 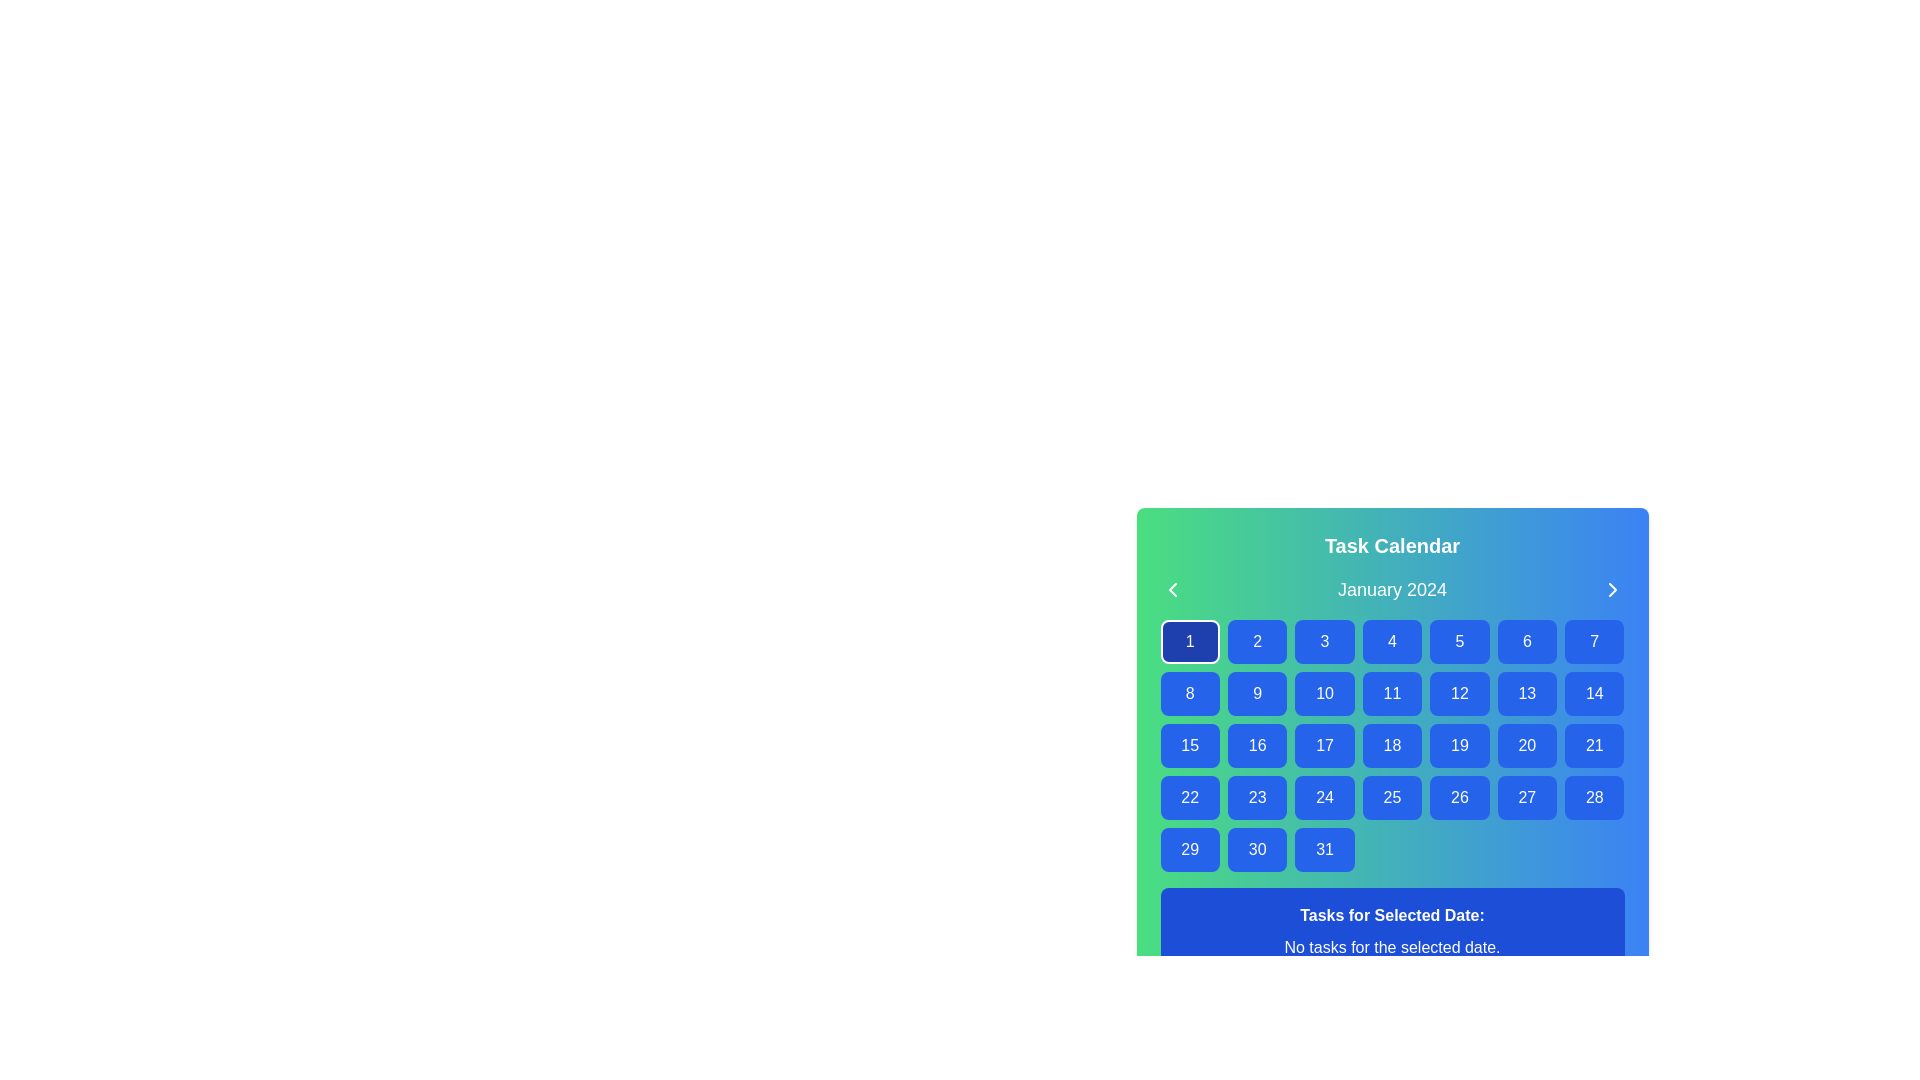 What do you see at coordinates (1190, 693) in the screenshot?
I see `the button representing January 8th in the calendar` at bounding box center [1190, 693].